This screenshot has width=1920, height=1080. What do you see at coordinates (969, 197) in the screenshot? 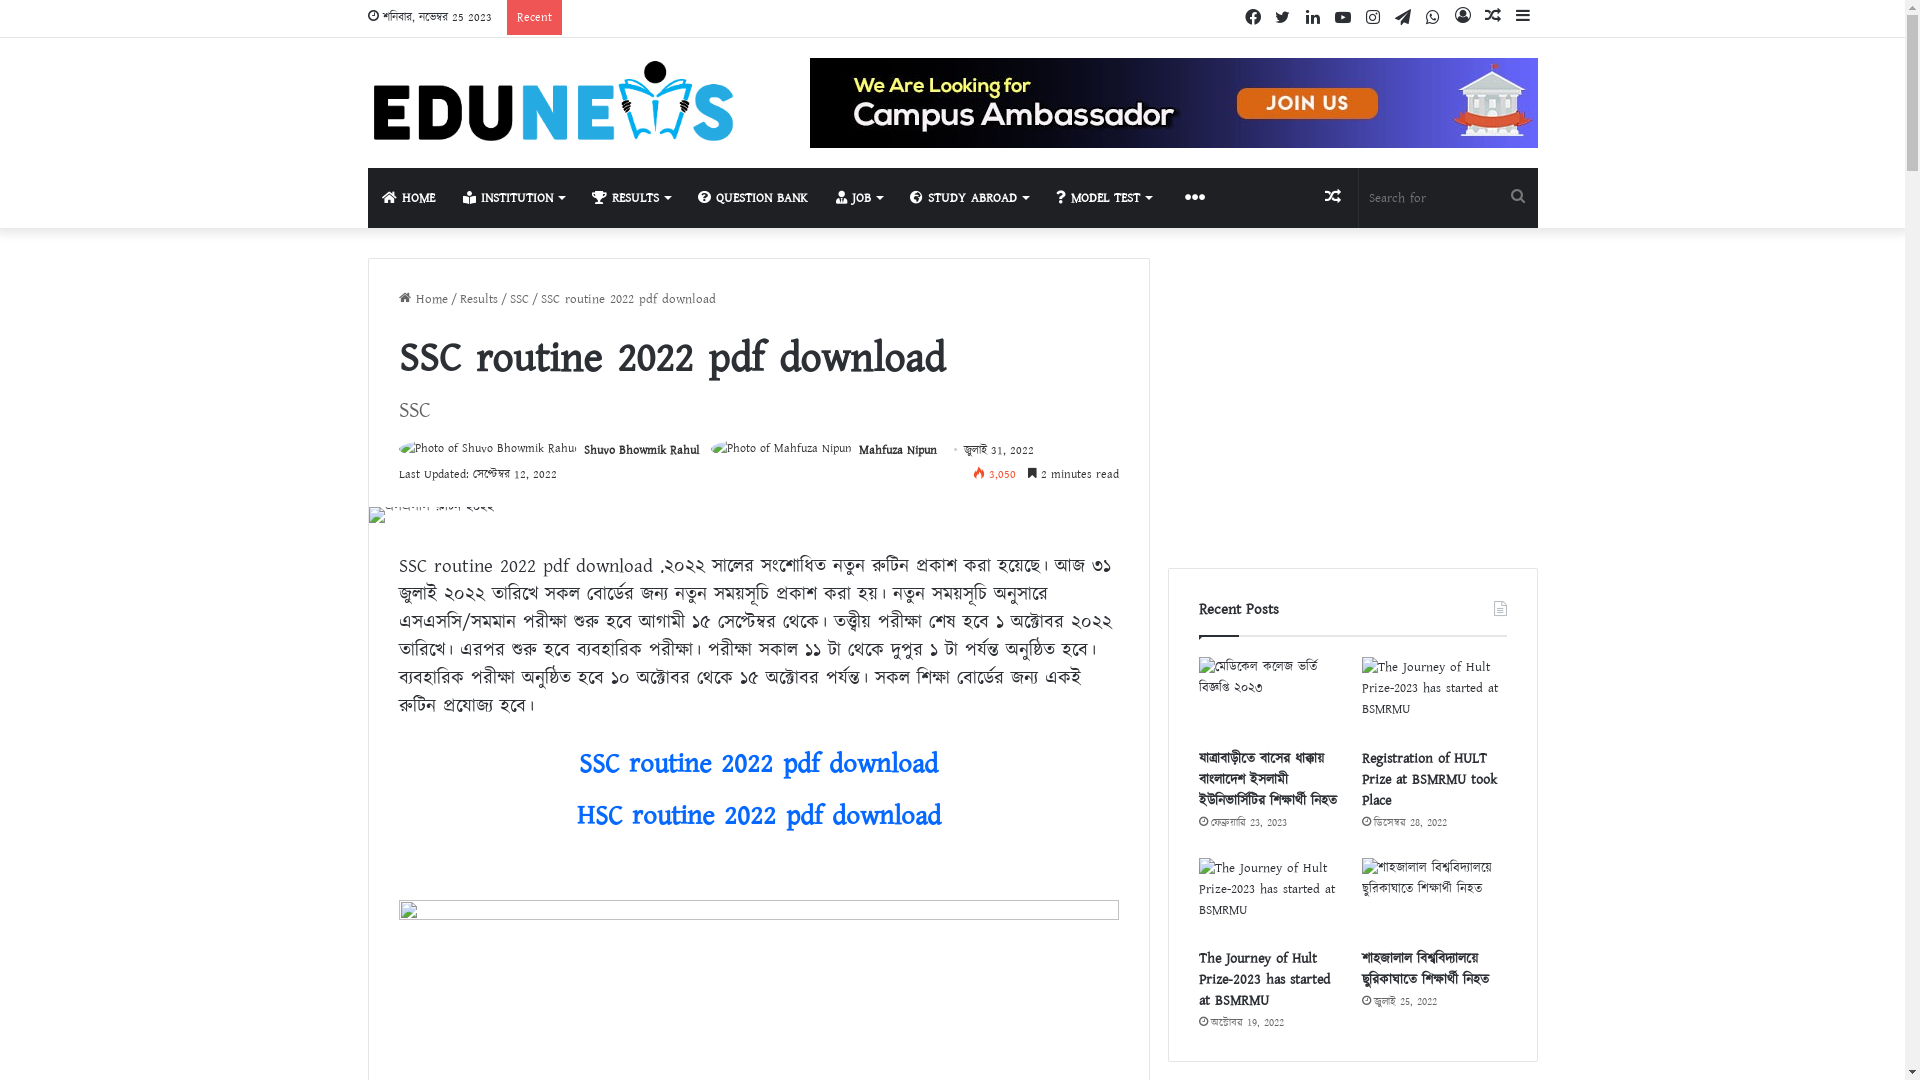
I see `'STUDY ABROAD'` at bounding box center [969, 197].